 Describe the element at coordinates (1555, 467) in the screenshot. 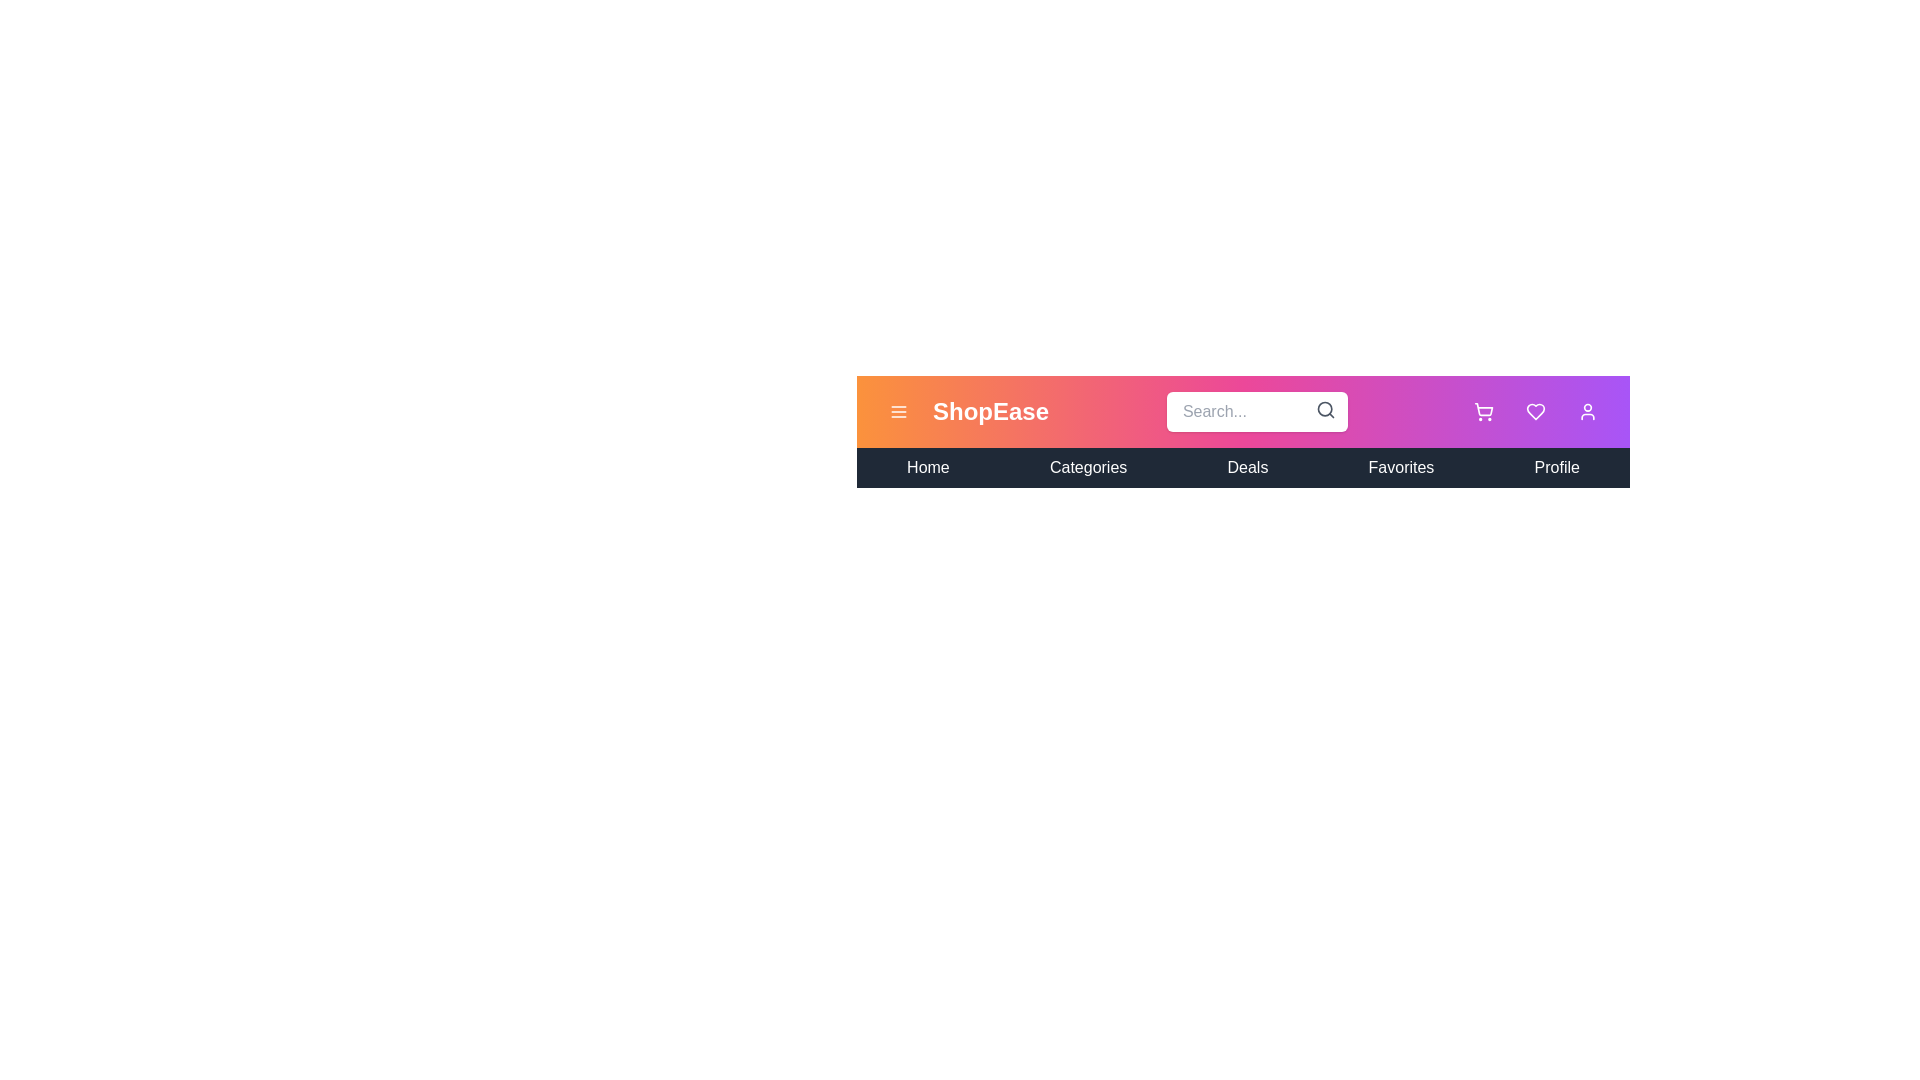

I see `the Profile from the navigation menu` at that location.